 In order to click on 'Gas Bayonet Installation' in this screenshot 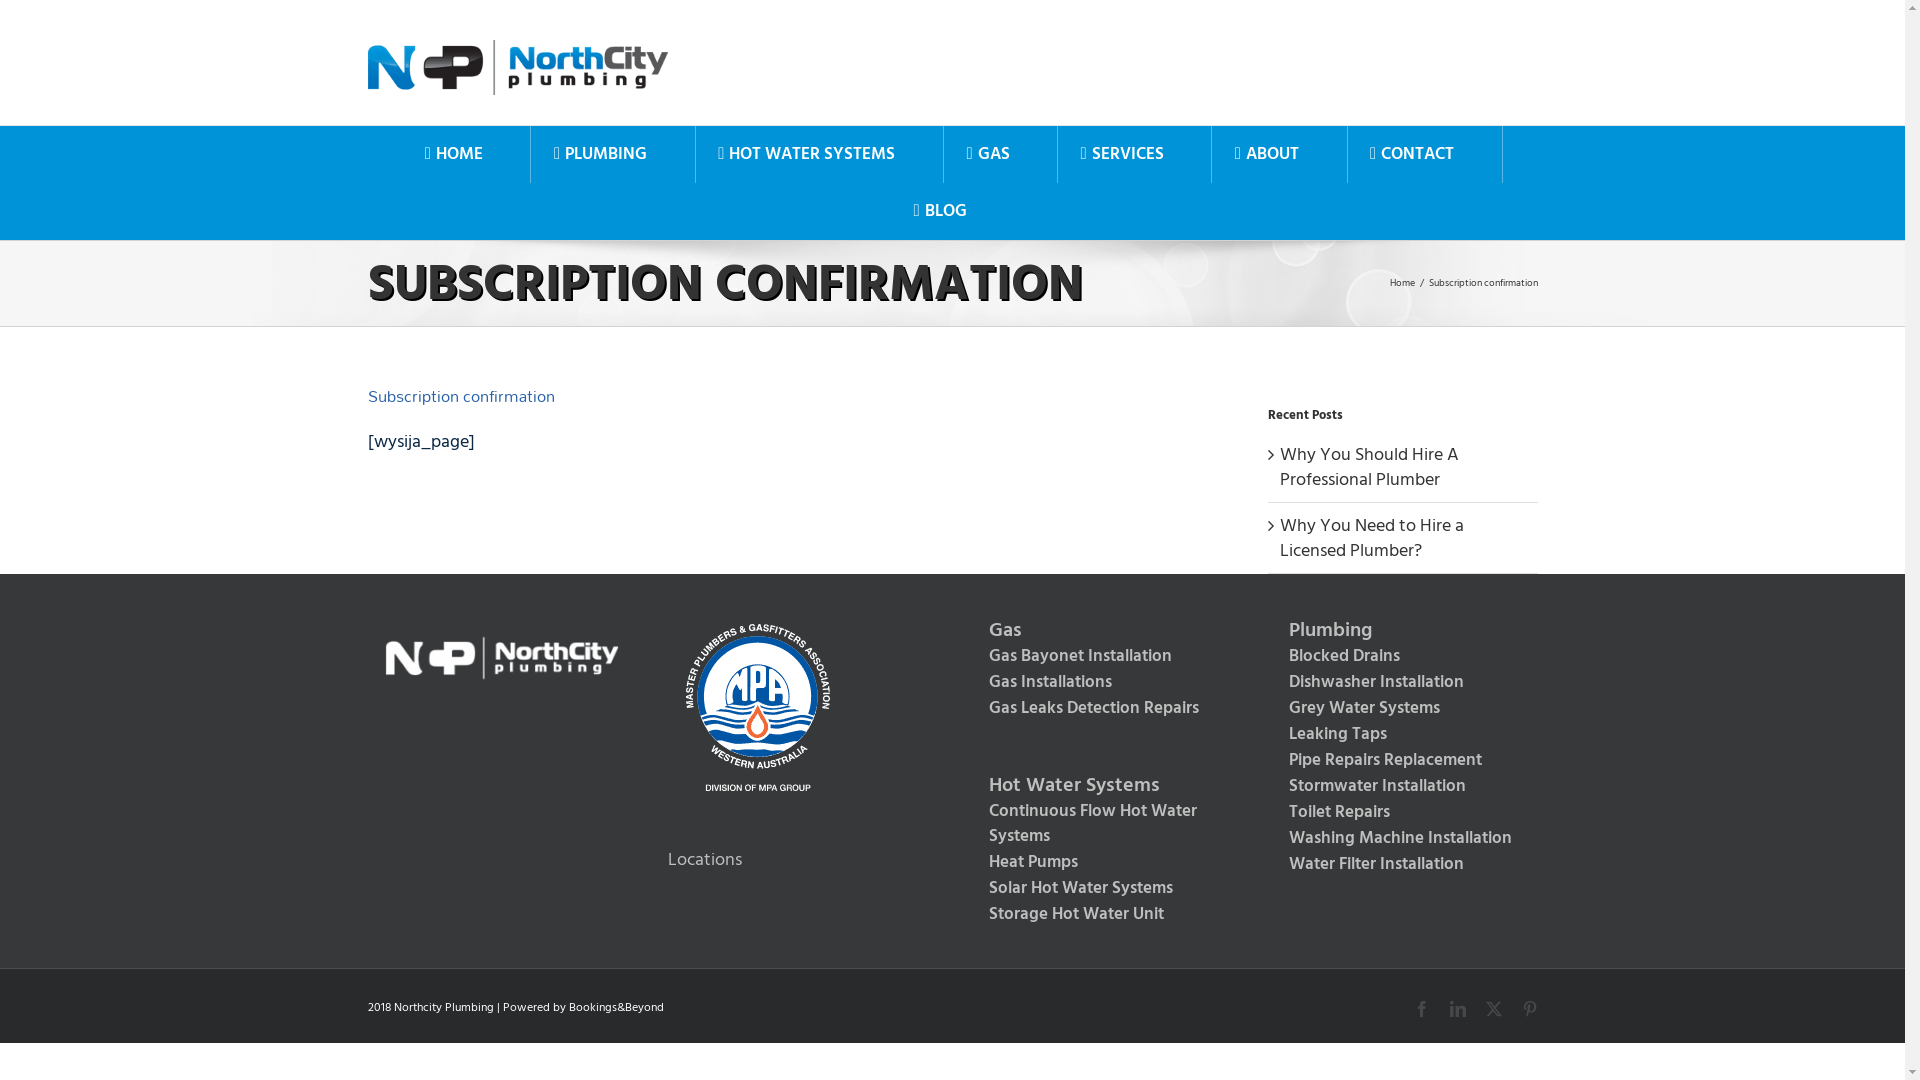, I will do `click(968, 656)`.